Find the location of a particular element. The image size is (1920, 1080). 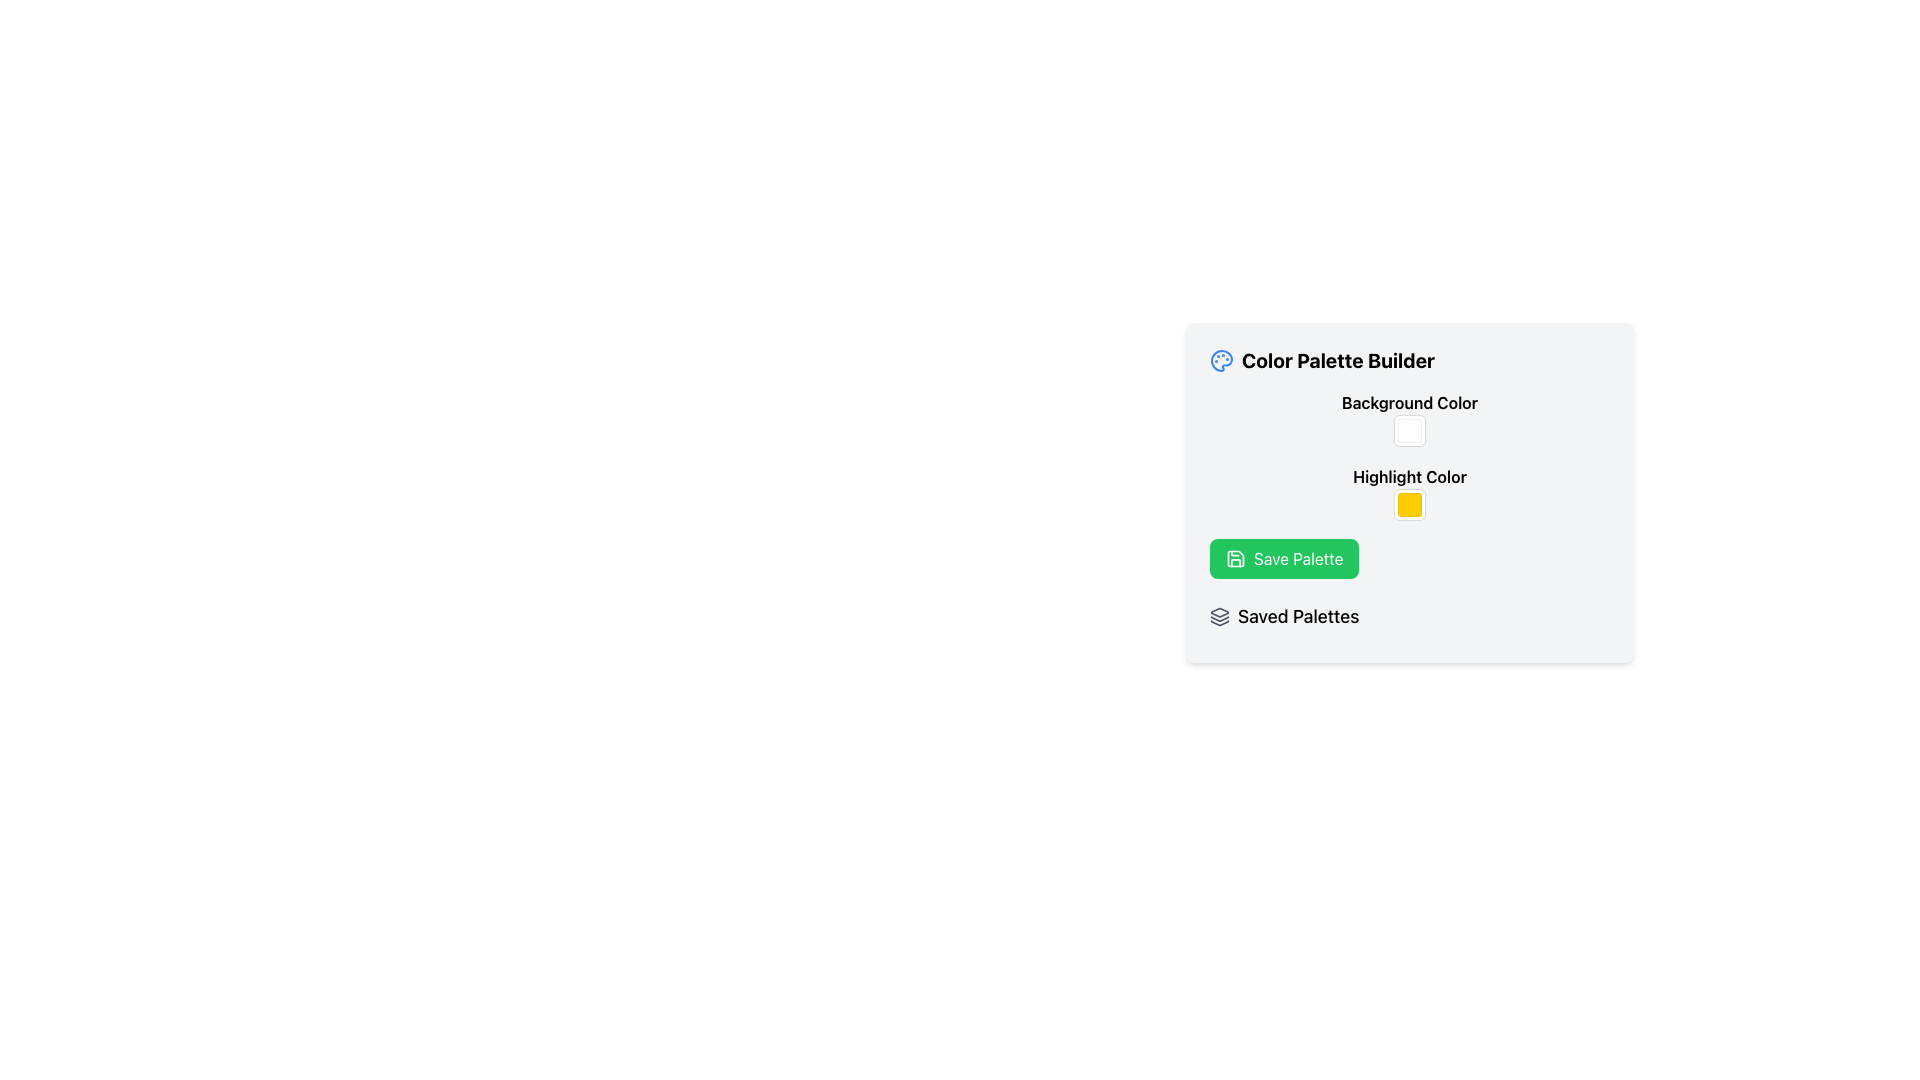

the color box labeled 'Background Color' is located at coordinates (1409, 419).